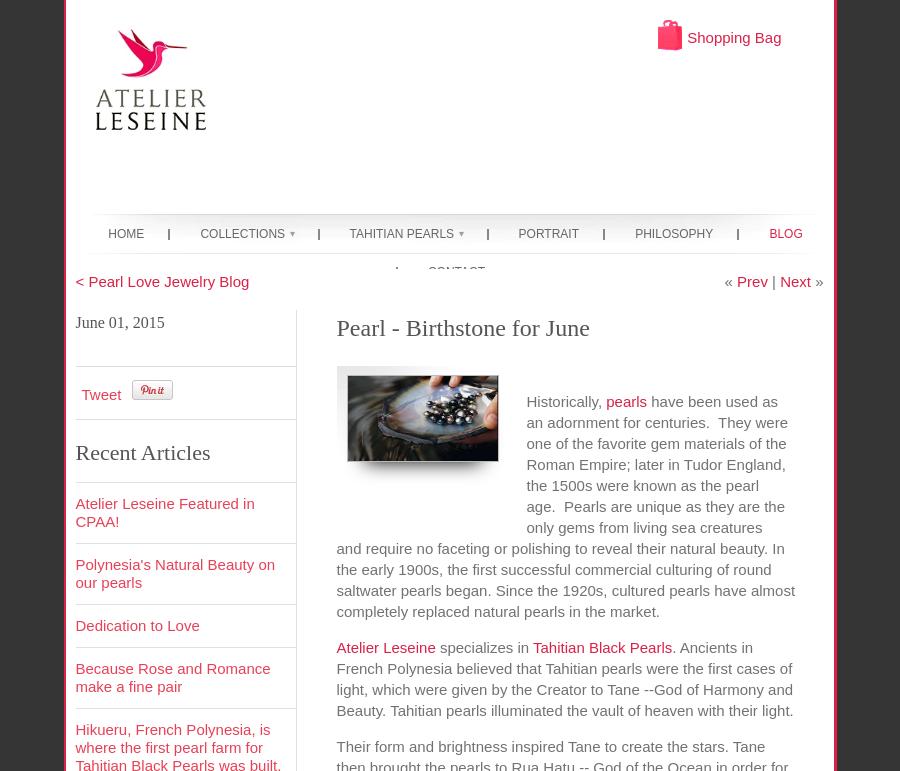  Describe the element at coordinates (565, 505) in the screenshot. I see `'have been used as an adornment for centuries.  They were one of the favorite gem materials of the Roman Empire; later in Tudor England, the 1500s were known as the pearl age.  Pearls are unique as they are the only gems from living sea creatures and require no faceting or polishing to reveal their natural beauty. In the early 1900s, the first successful commercial culturing of round saltwater pearls began. Since the 1920s, cultured pearls have almost completely replaced natural pearls in the market.'` at that location.